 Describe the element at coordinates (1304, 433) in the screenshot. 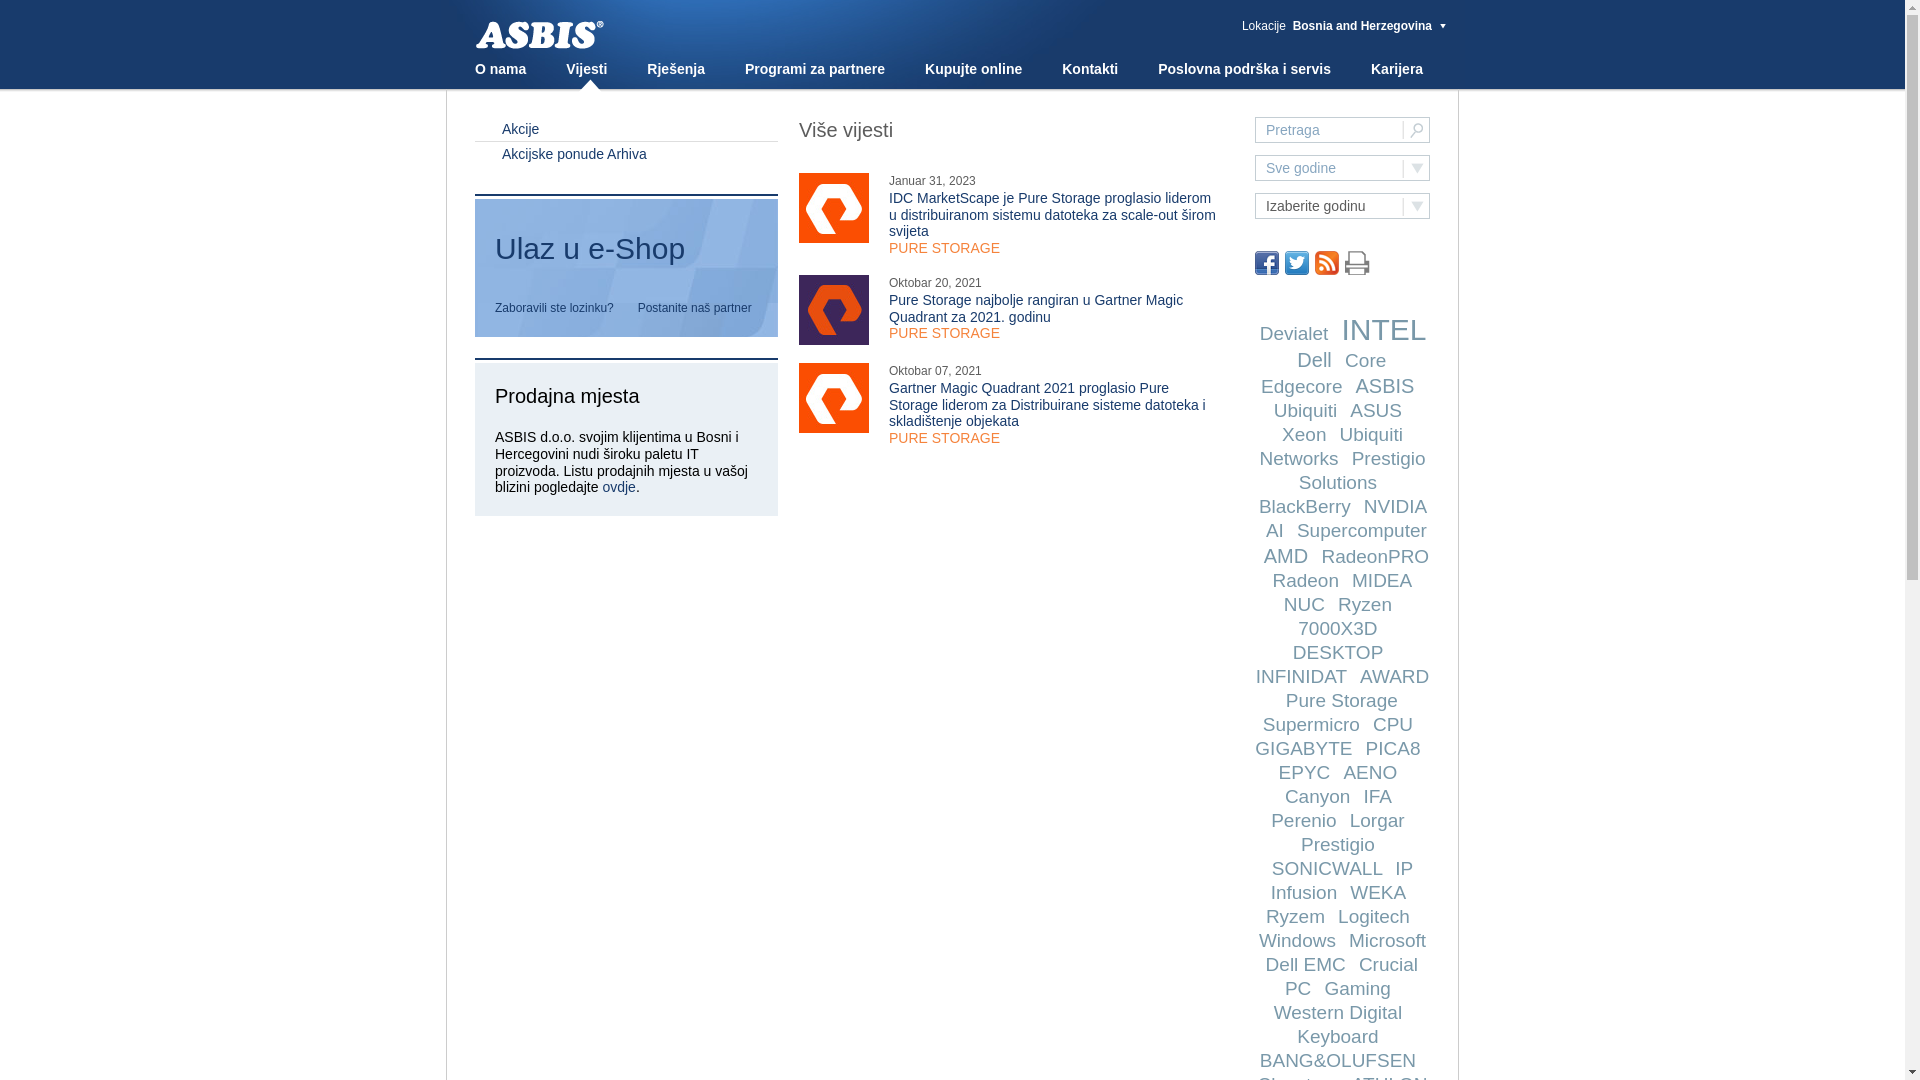

I see `'Xeon'` at that location.